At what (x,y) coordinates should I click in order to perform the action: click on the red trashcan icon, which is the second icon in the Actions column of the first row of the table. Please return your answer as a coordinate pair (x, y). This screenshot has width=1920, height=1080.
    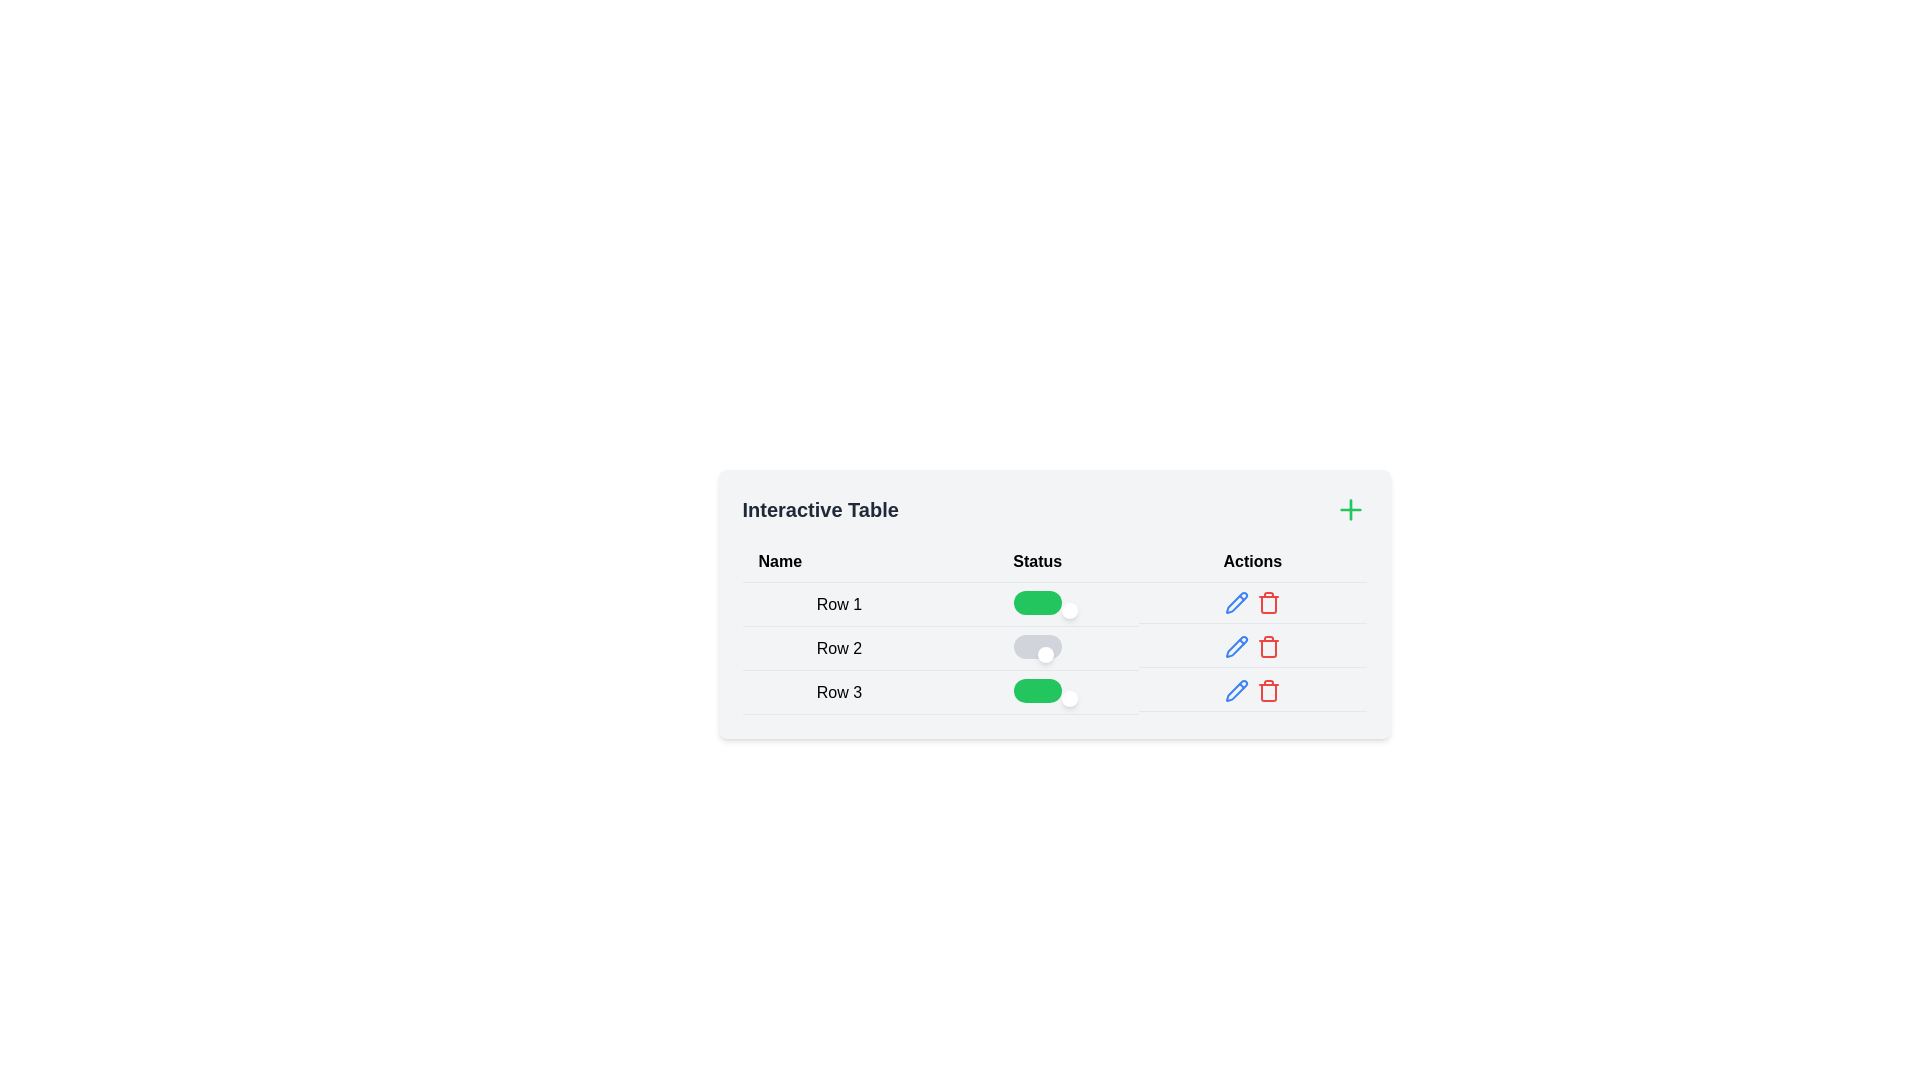
    Looking at the image, I should click on (1266, 601).